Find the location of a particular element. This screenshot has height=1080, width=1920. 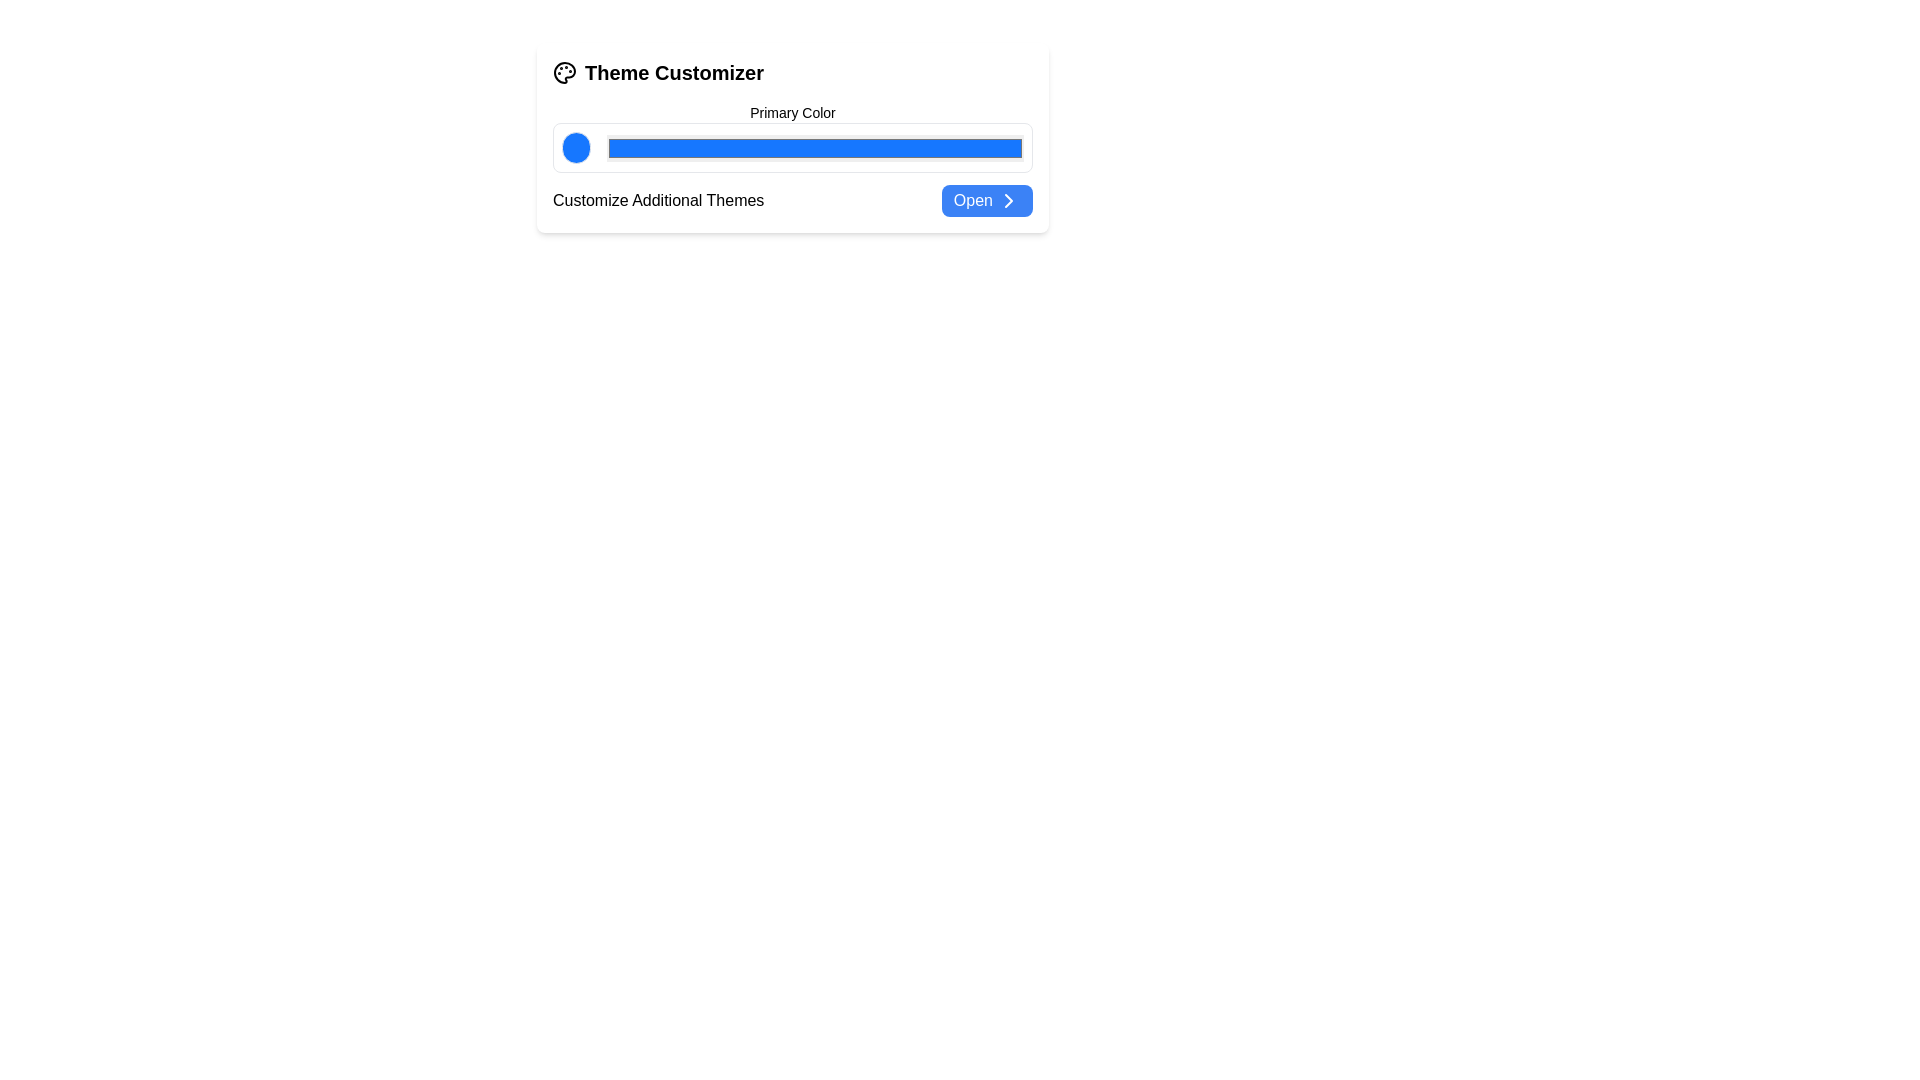

the circular UI decoration or color selection indicator with a blue background located to the left of the color picker input field near the title 'Theme Customizer' is located at coordinates (575, 146).